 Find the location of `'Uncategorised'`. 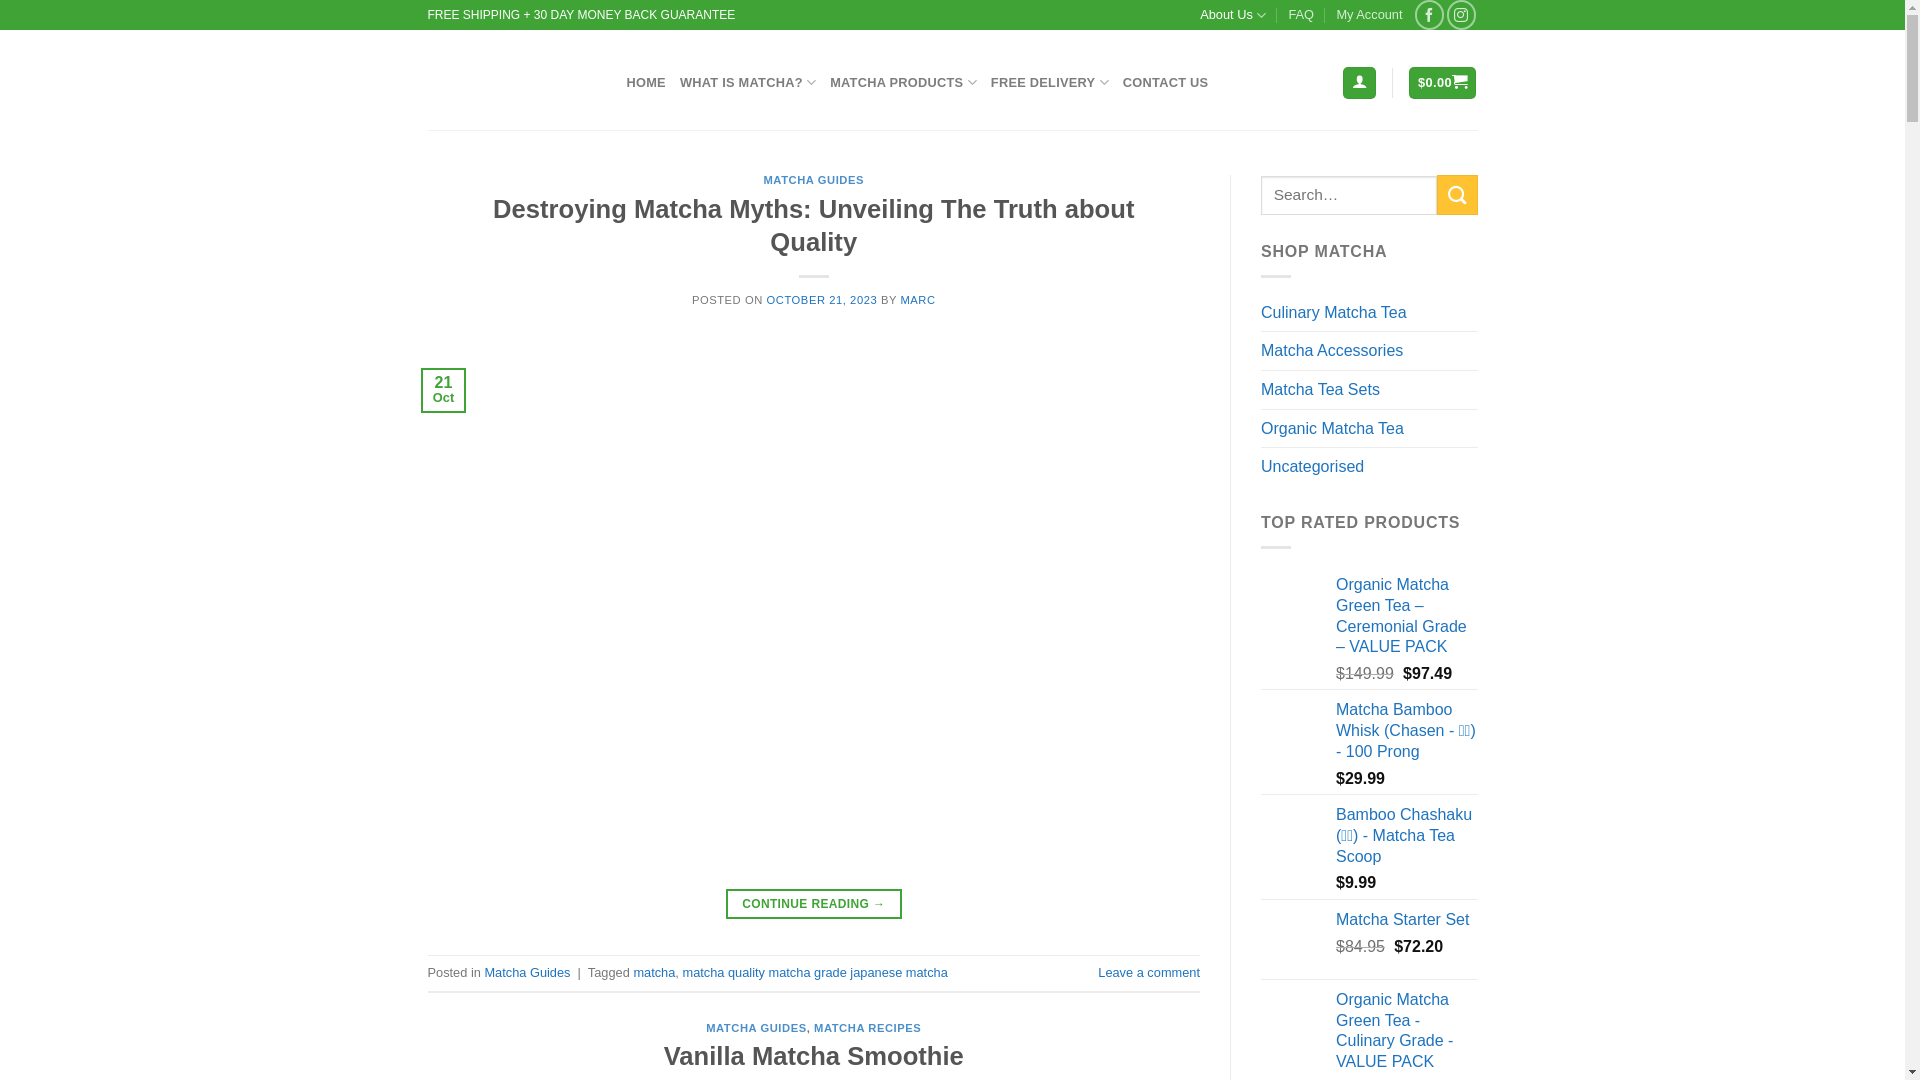

'Uncategorised' is located at coordinates (1368, 466).